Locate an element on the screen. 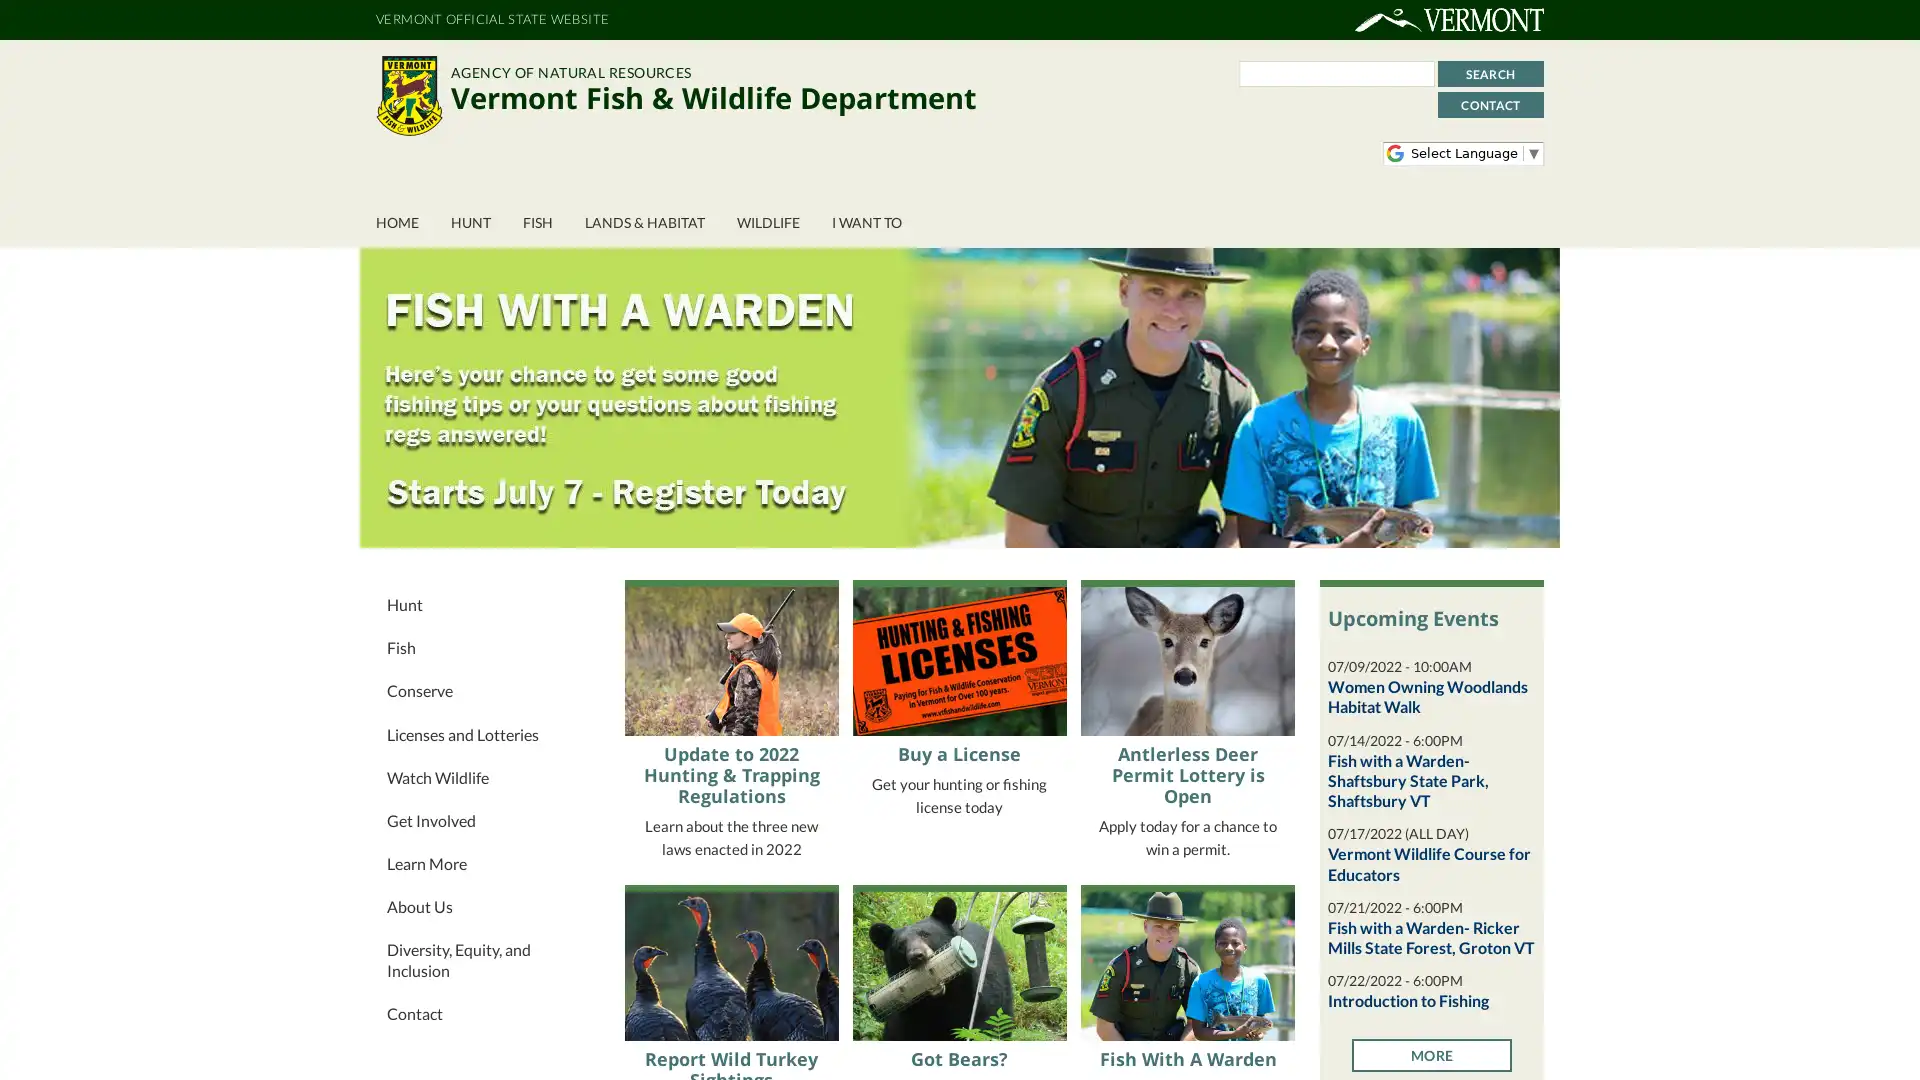 Image resolution: width=1920 pixels, height=1080 pixels. Search is located at coordinates (1489, 72).